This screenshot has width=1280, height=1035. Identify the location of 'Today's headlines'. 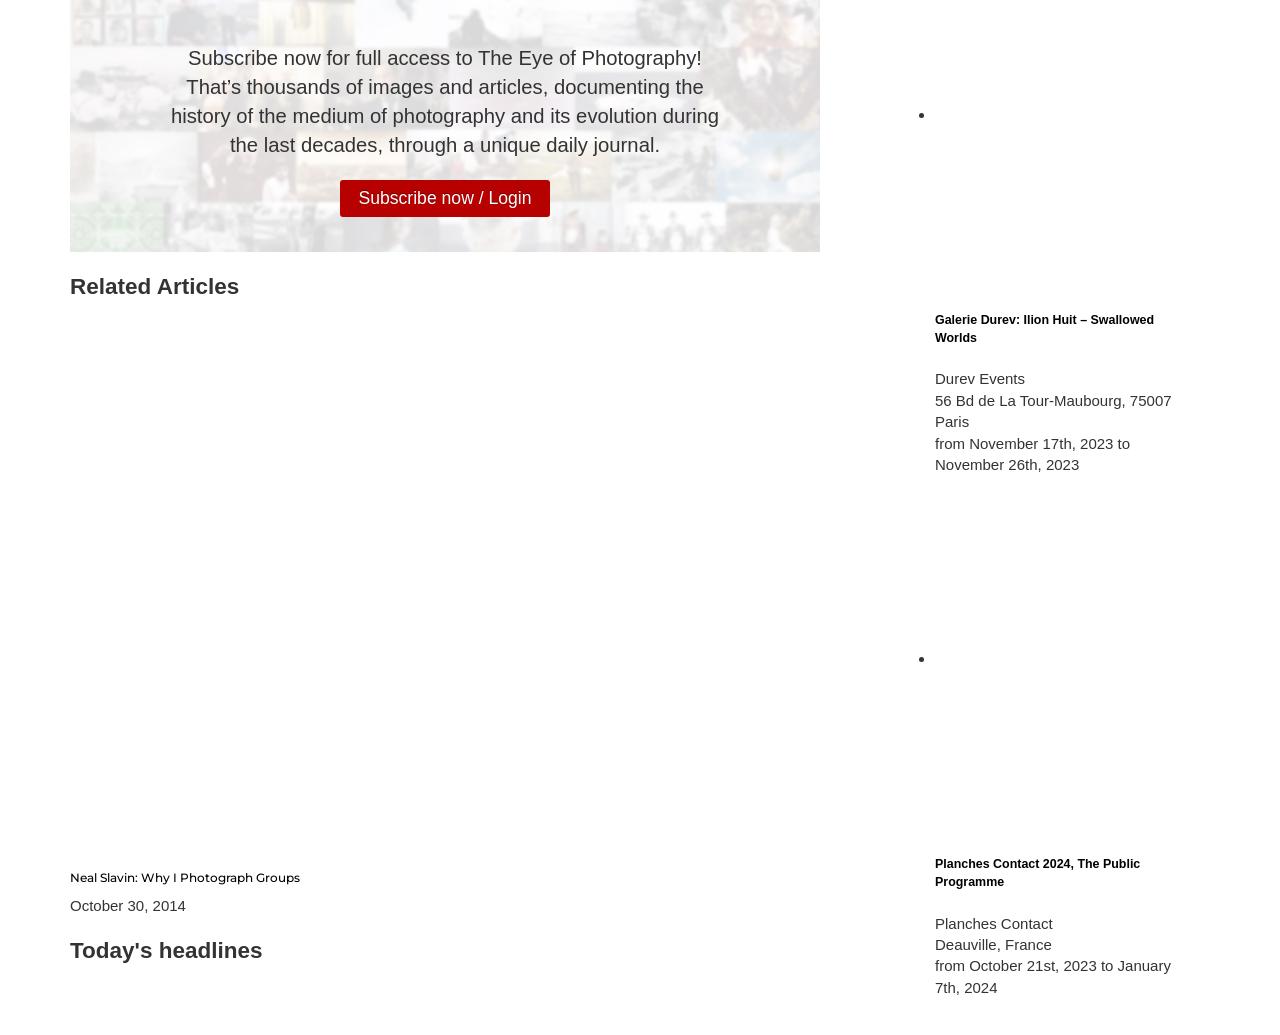
(166, 948).